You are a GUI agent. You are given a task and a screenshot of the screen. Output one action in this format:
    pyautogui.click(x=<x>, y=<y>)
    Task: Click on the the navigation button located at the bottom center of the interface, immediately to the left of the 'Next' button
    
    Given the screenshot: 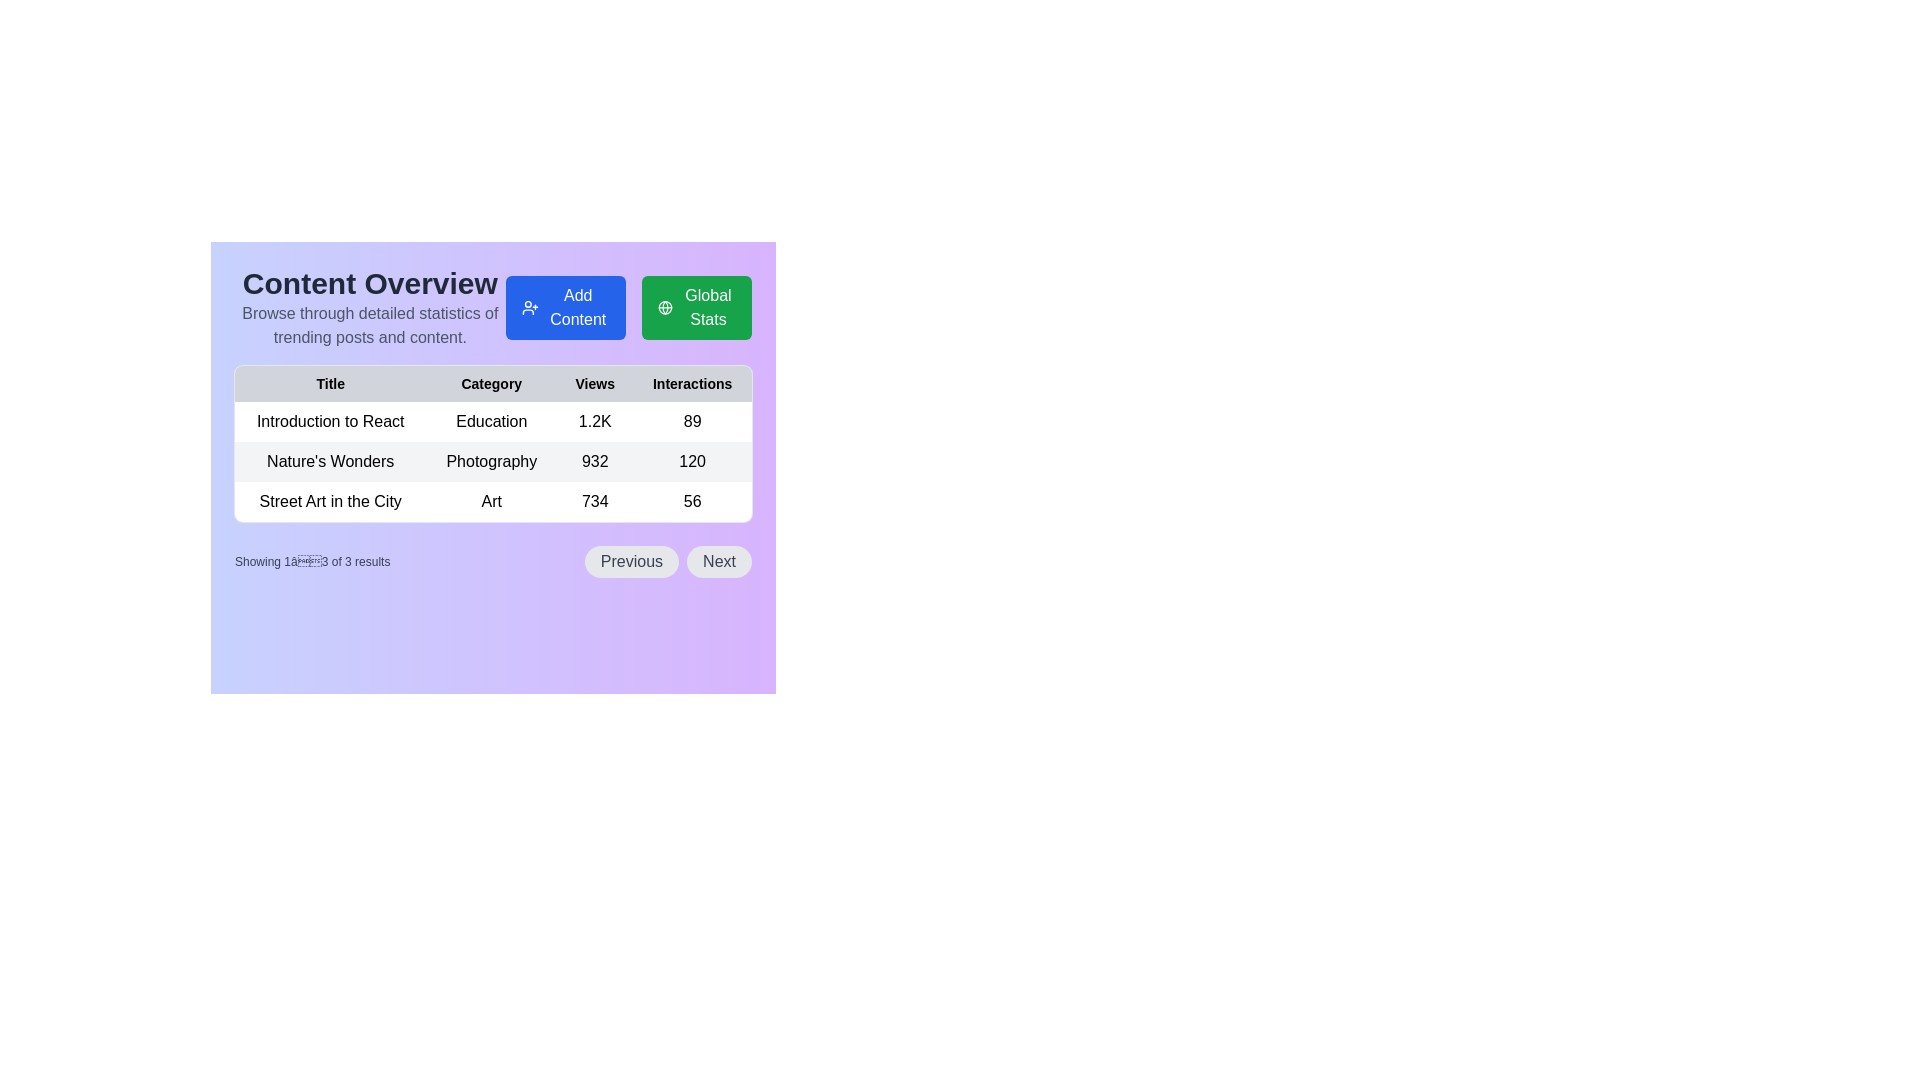 What is the action you would take?
    pyautogui.click(x=631, y=562)
    